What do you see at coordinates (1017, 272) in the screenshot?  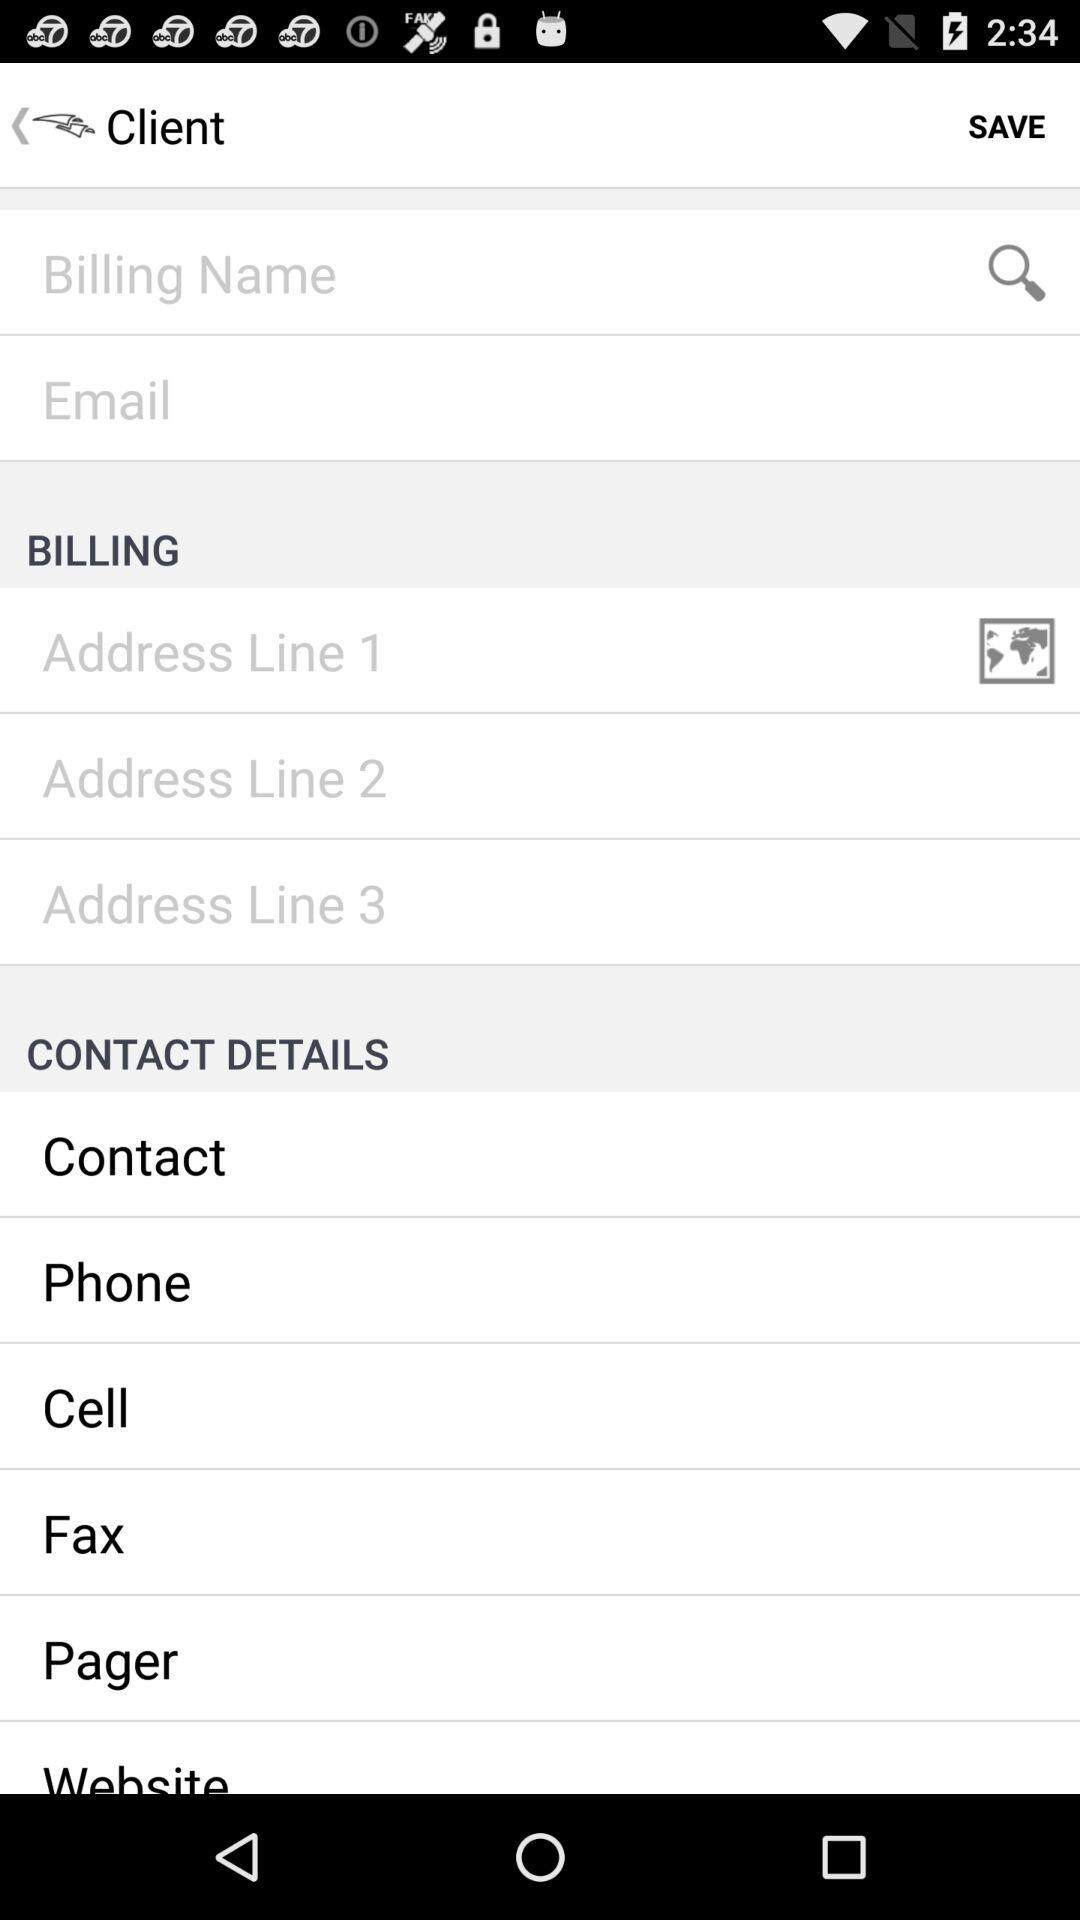 I see `search term` at bounding box center [1017, 272].